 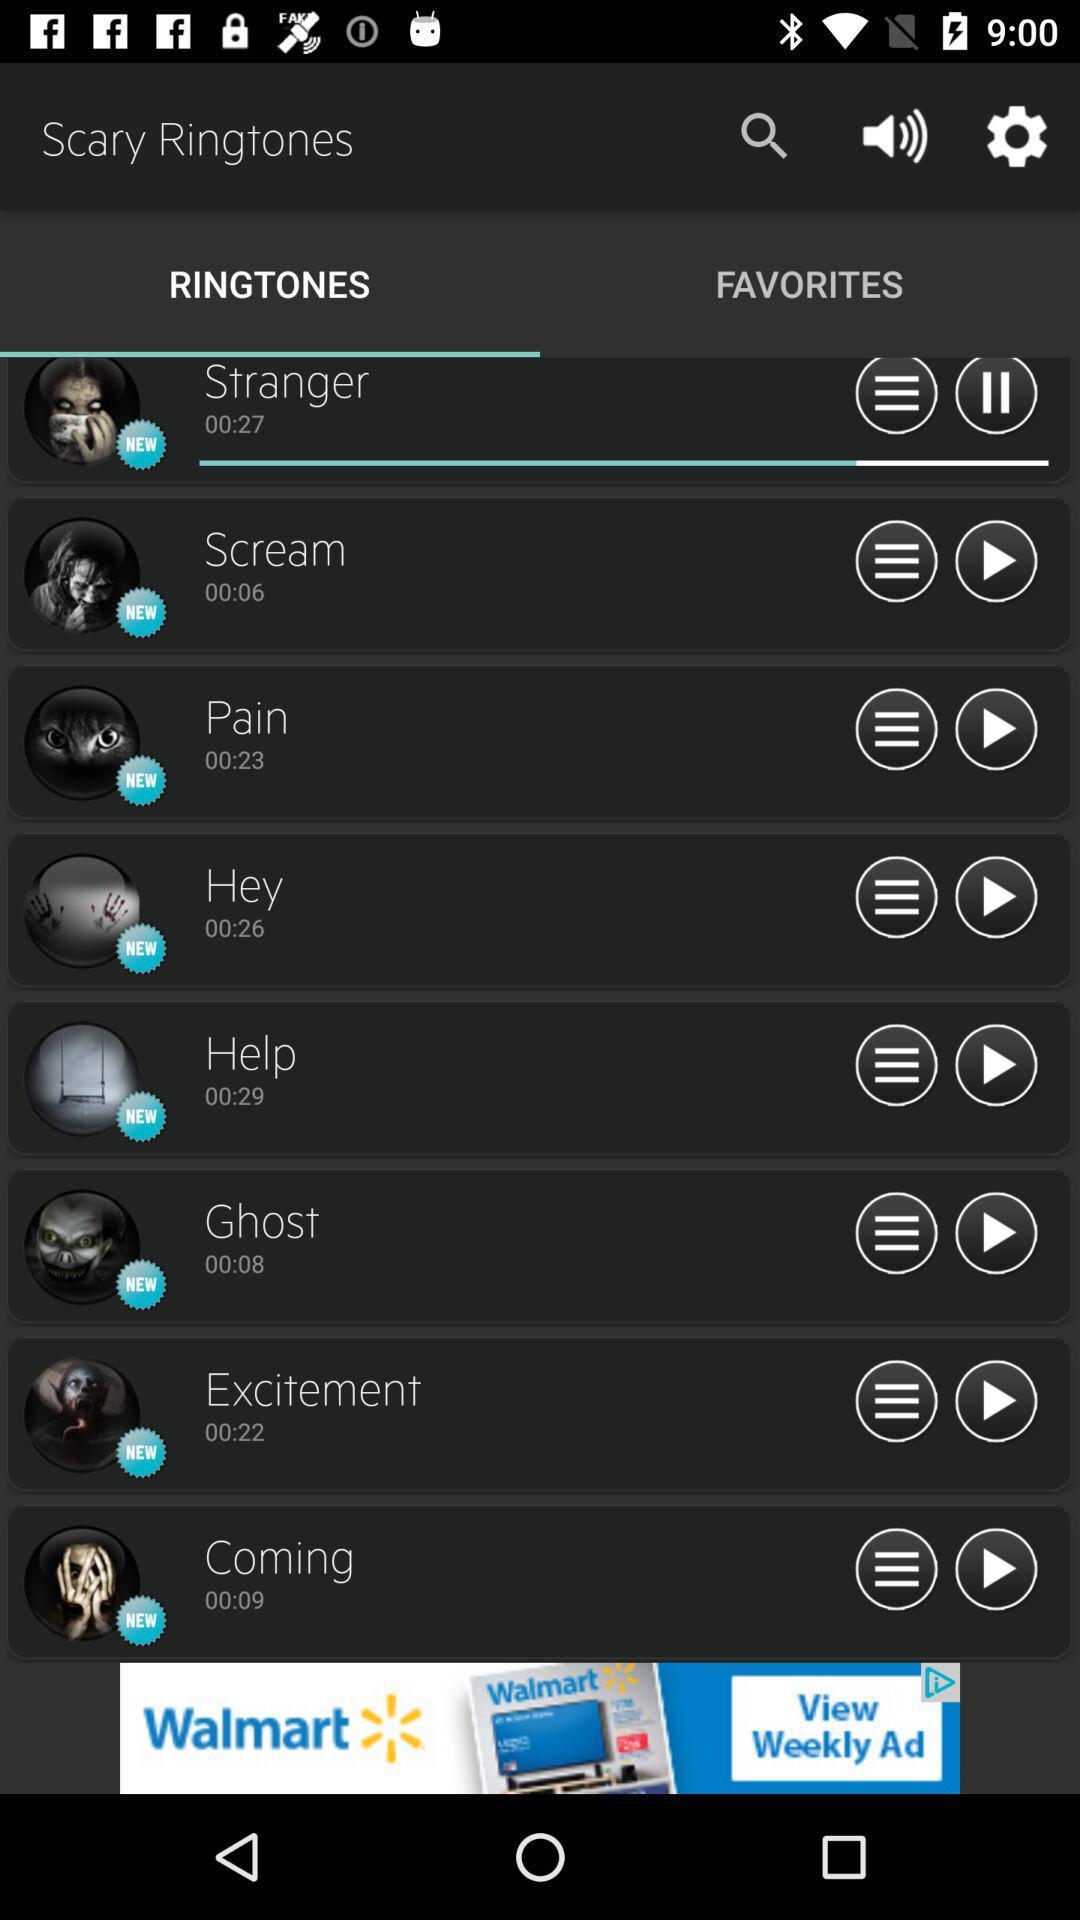 I want to click on song, so click(x=995, y=1233).